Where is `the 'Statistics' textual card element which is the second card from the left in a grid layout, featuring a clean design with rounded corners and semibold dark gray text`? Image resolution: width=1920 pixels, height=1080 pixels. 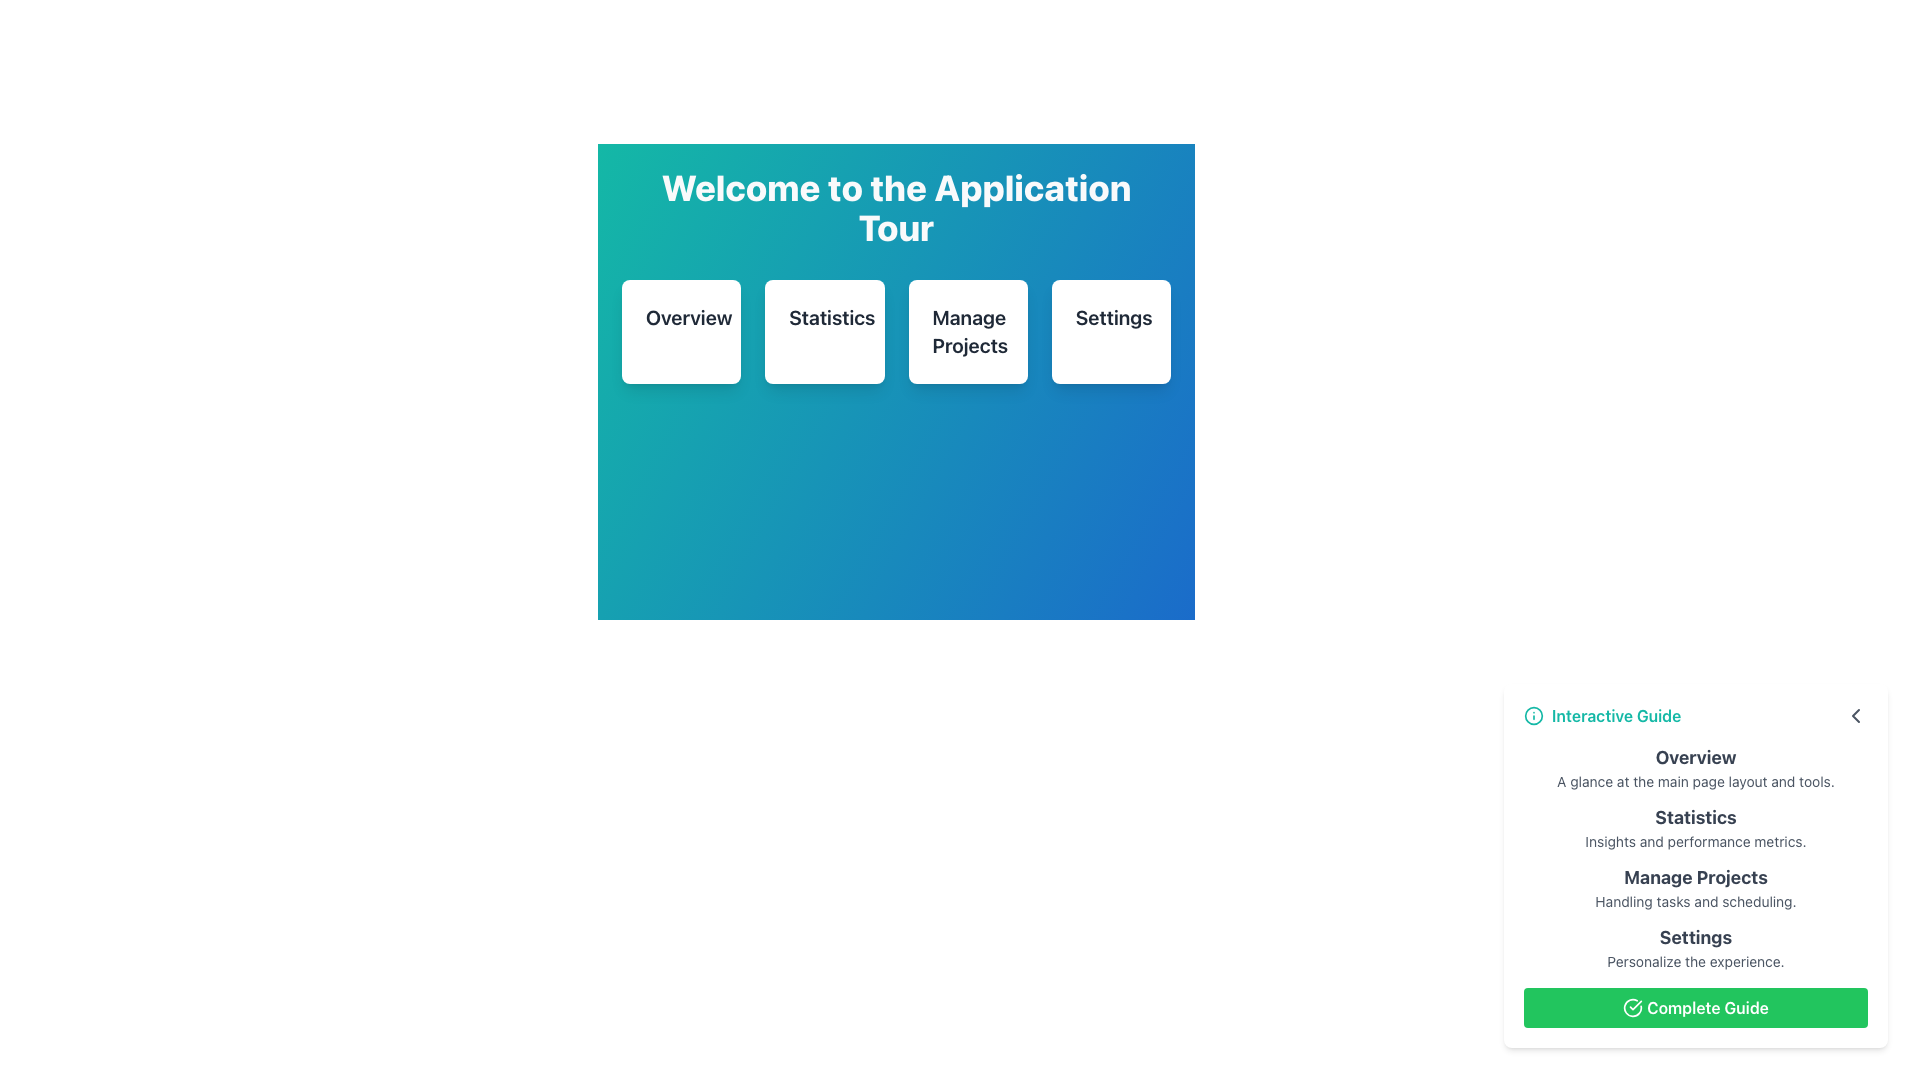 the 'Statistics' textual card element which is the second card from the left in a grid layout, featuring a clean design with rounded corners and semibold dark gray text is located at coordinates (824, 330).